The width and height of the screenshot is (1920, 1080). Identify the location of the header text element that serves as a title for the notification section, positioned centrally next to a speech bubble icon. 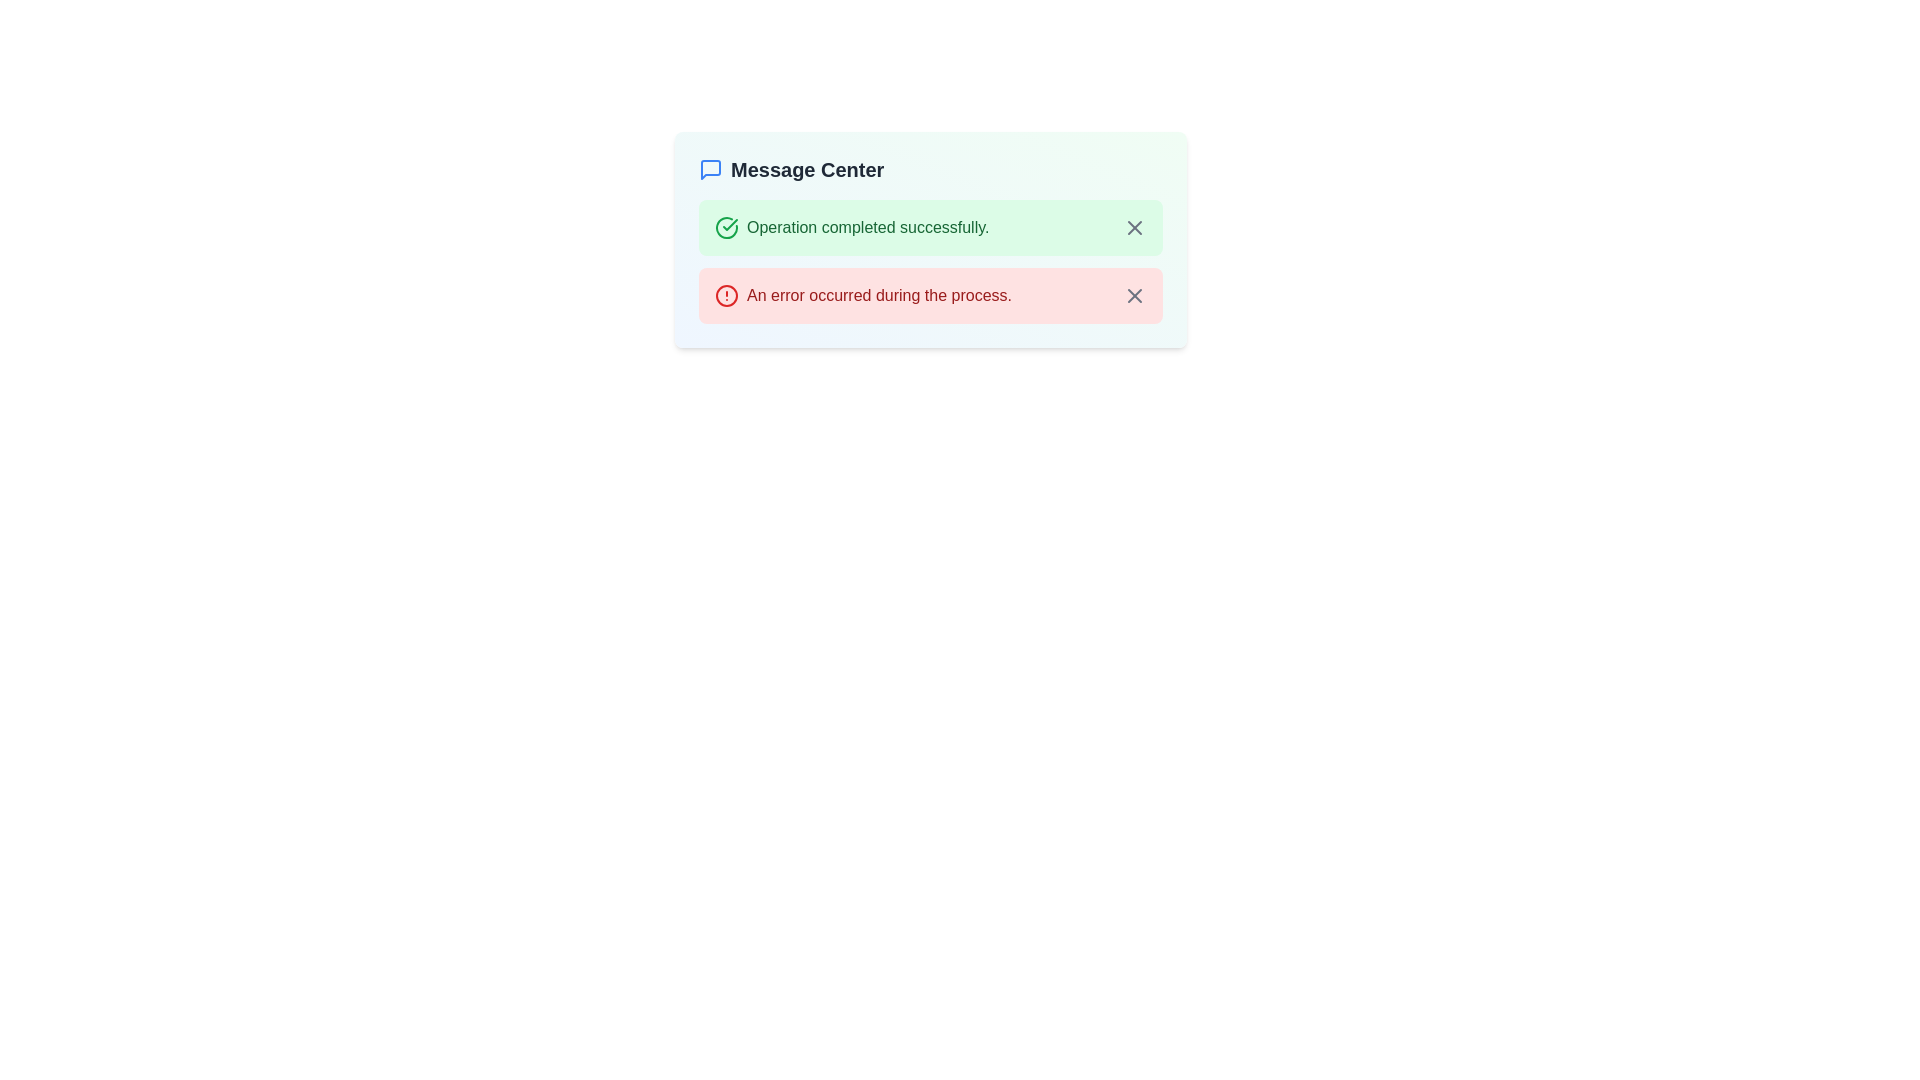
(807, 168).